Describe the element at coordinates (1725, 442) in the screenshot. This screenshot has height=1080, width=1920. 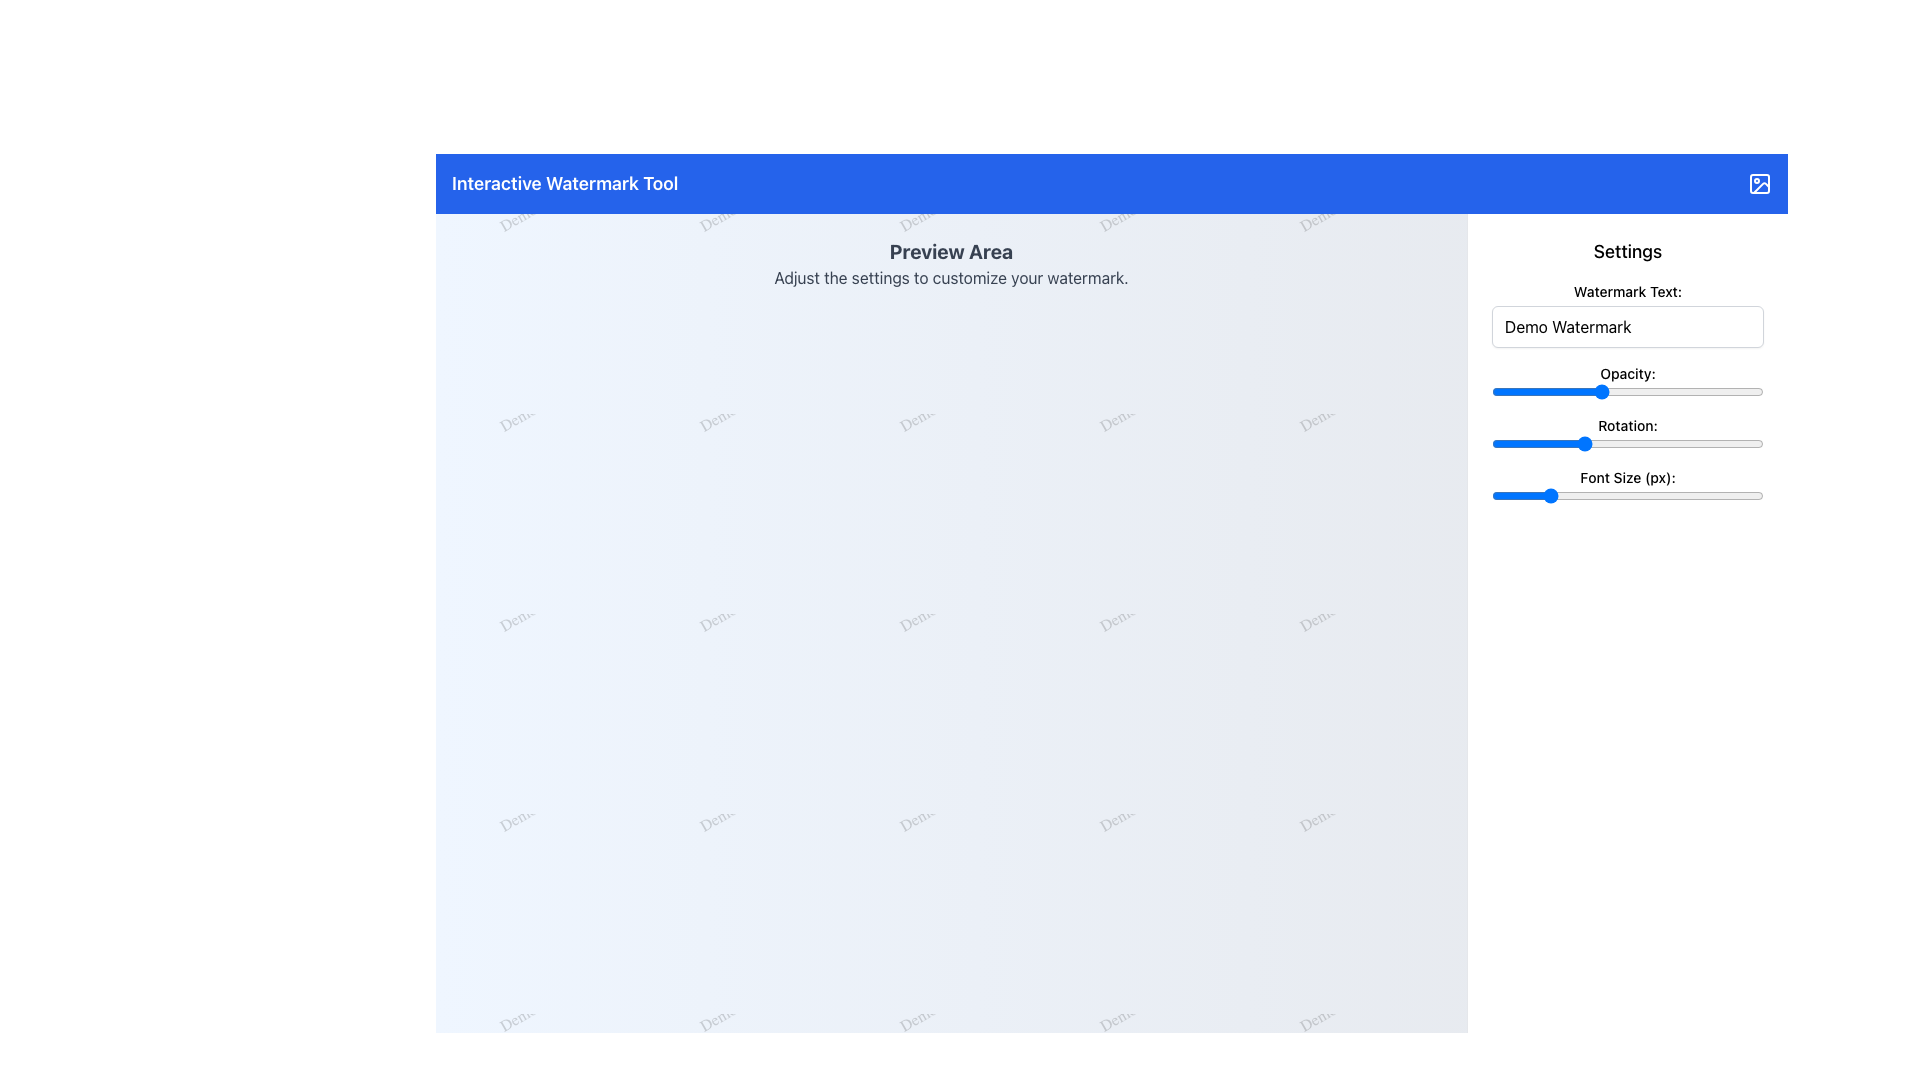
I see `rotation` at that location.